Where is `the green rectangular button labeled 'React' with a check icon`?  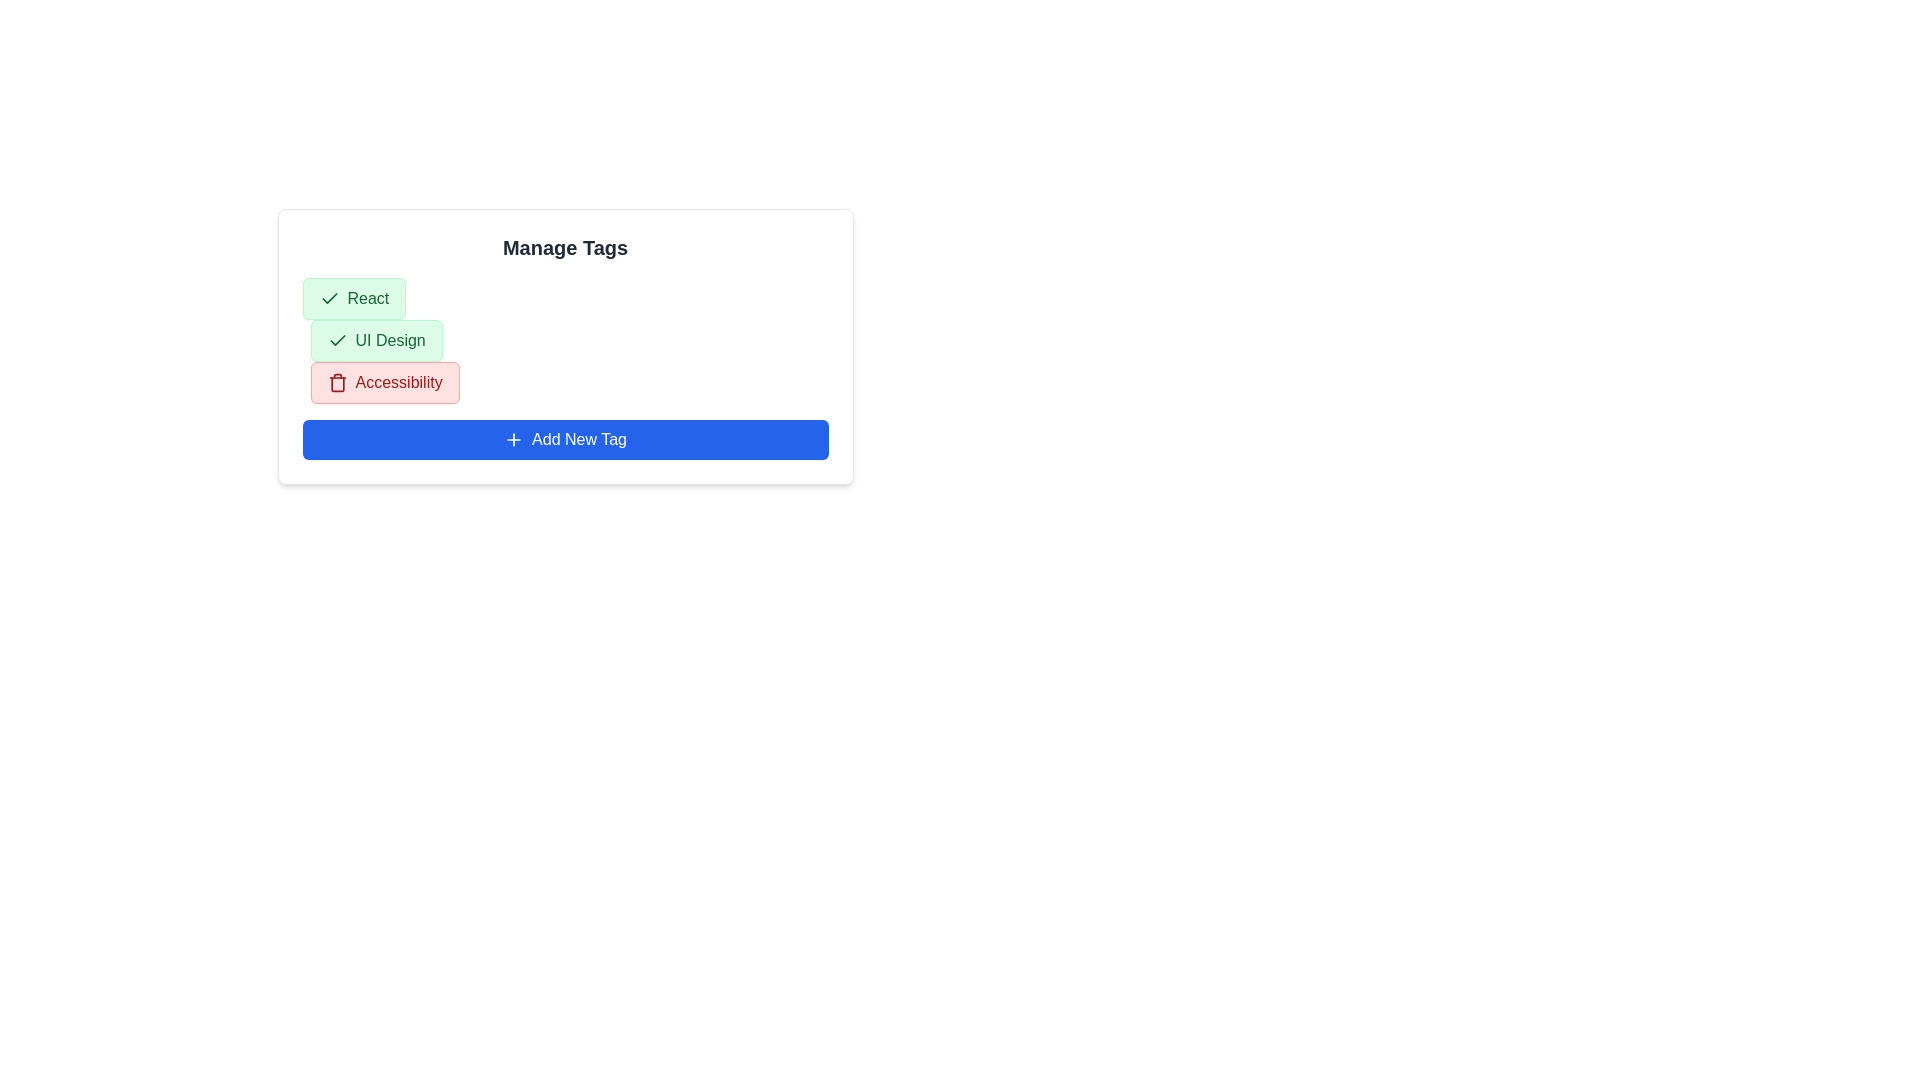
the green rectangular button labeled 'React' with a check icon is located at coordinates (354, 299).